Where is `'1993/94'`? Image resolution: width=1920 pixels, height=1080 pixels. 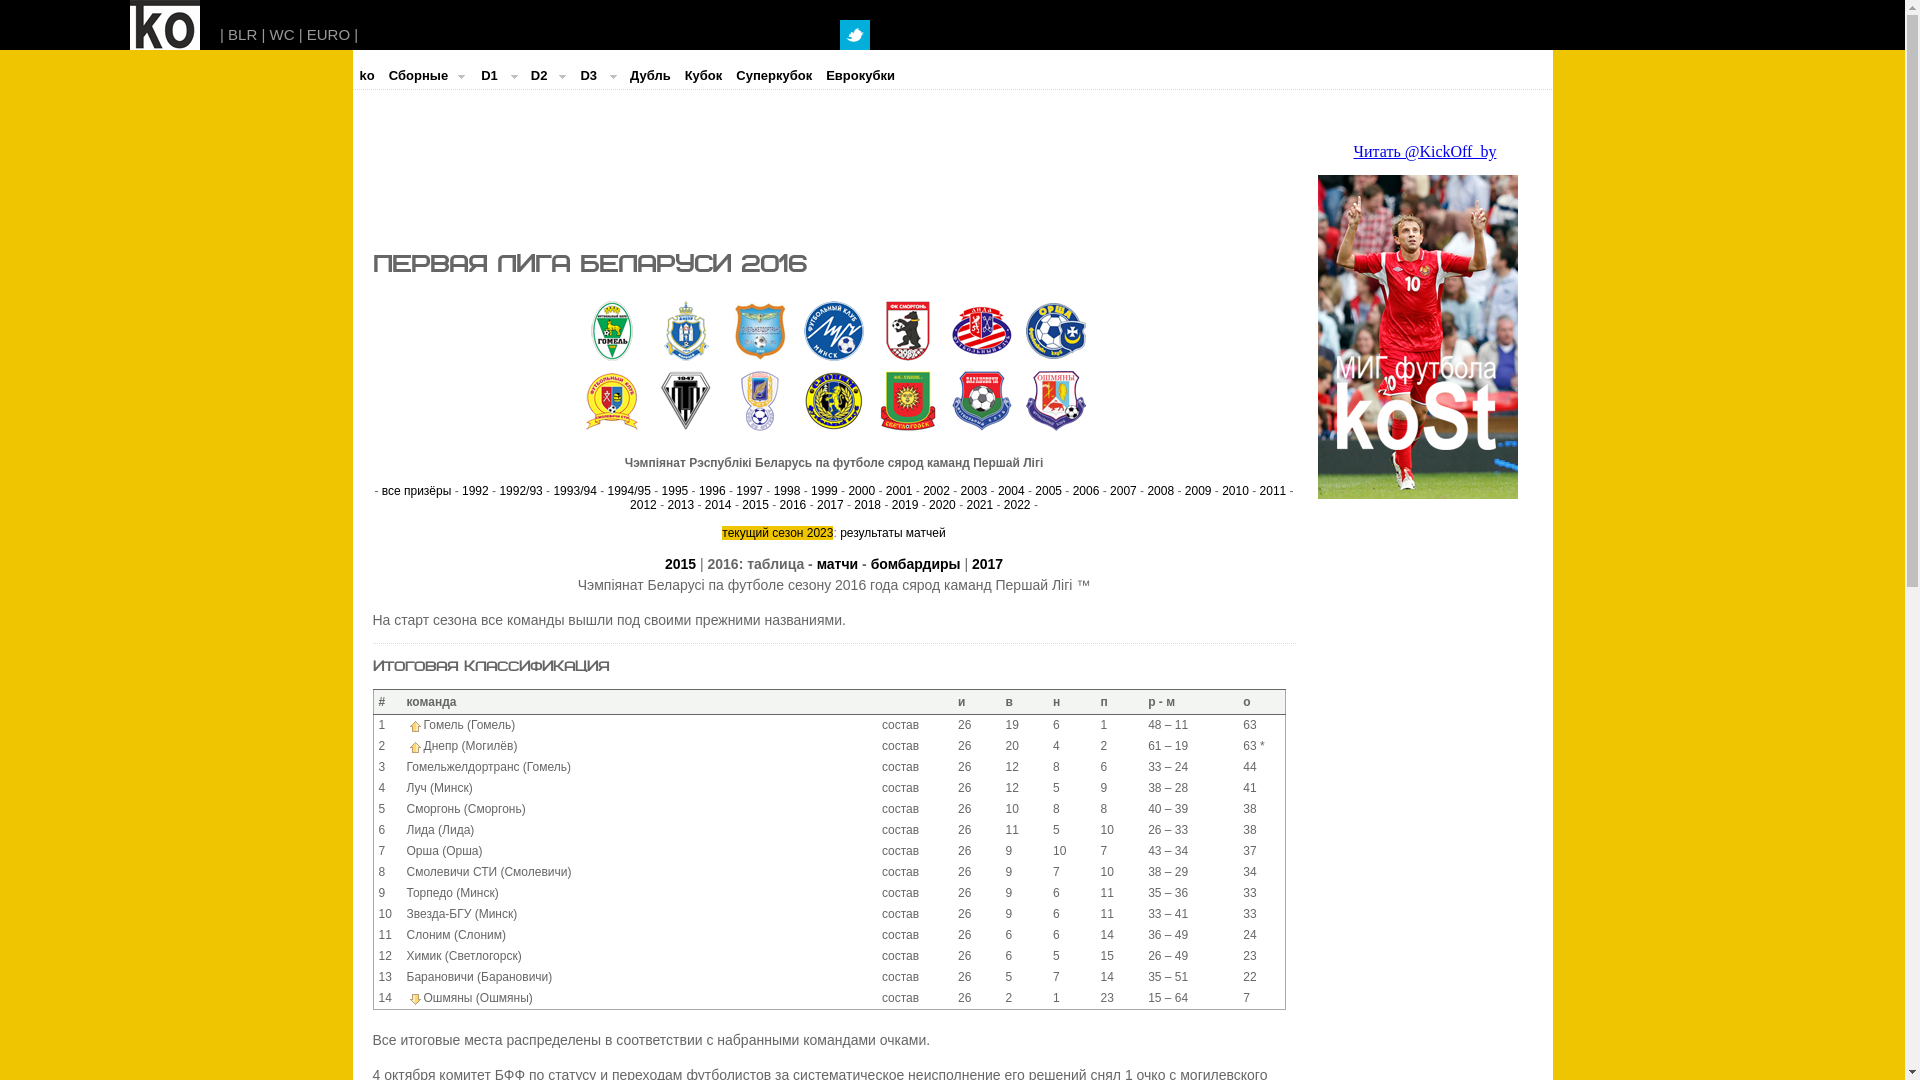
'1993/94' is located at coordinates (573, 490).